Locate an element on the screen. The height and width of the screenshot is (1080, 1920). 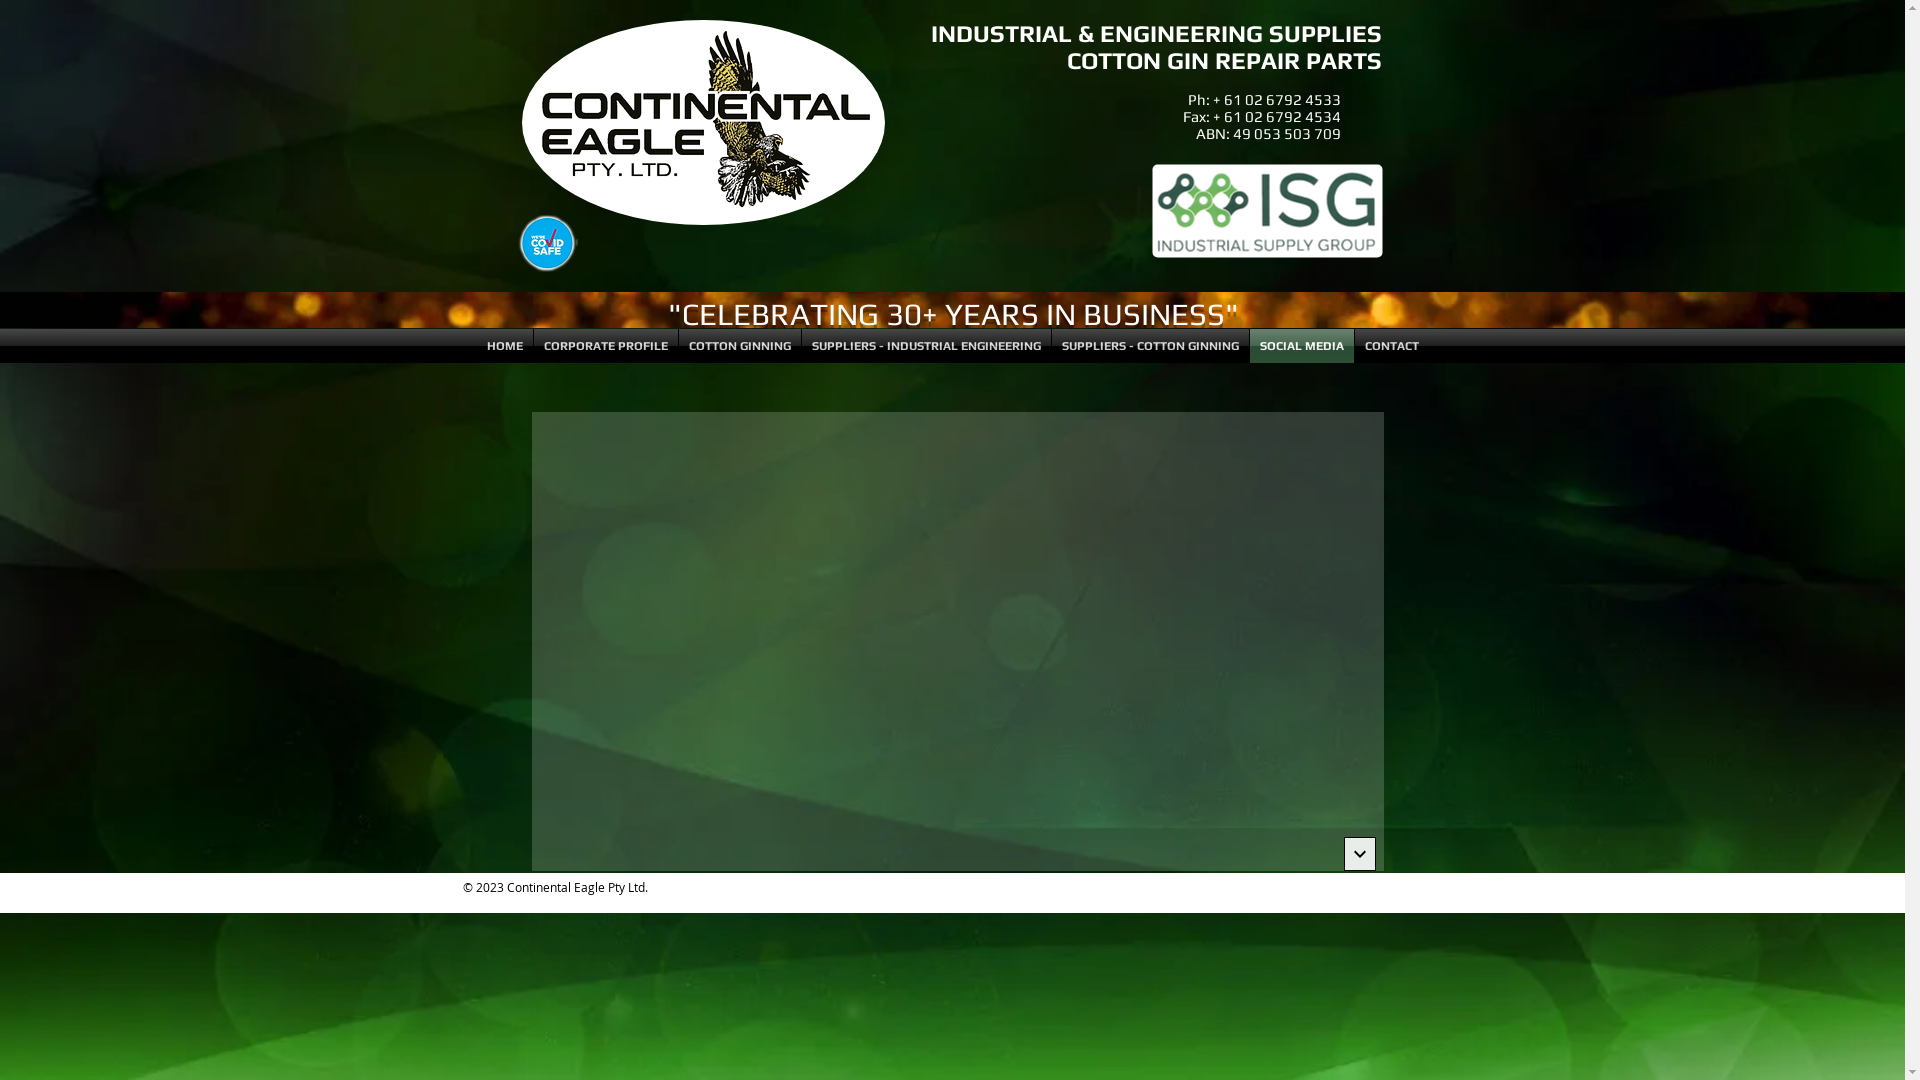
'COTTON GINNING' is located at coordinates (738, 345).